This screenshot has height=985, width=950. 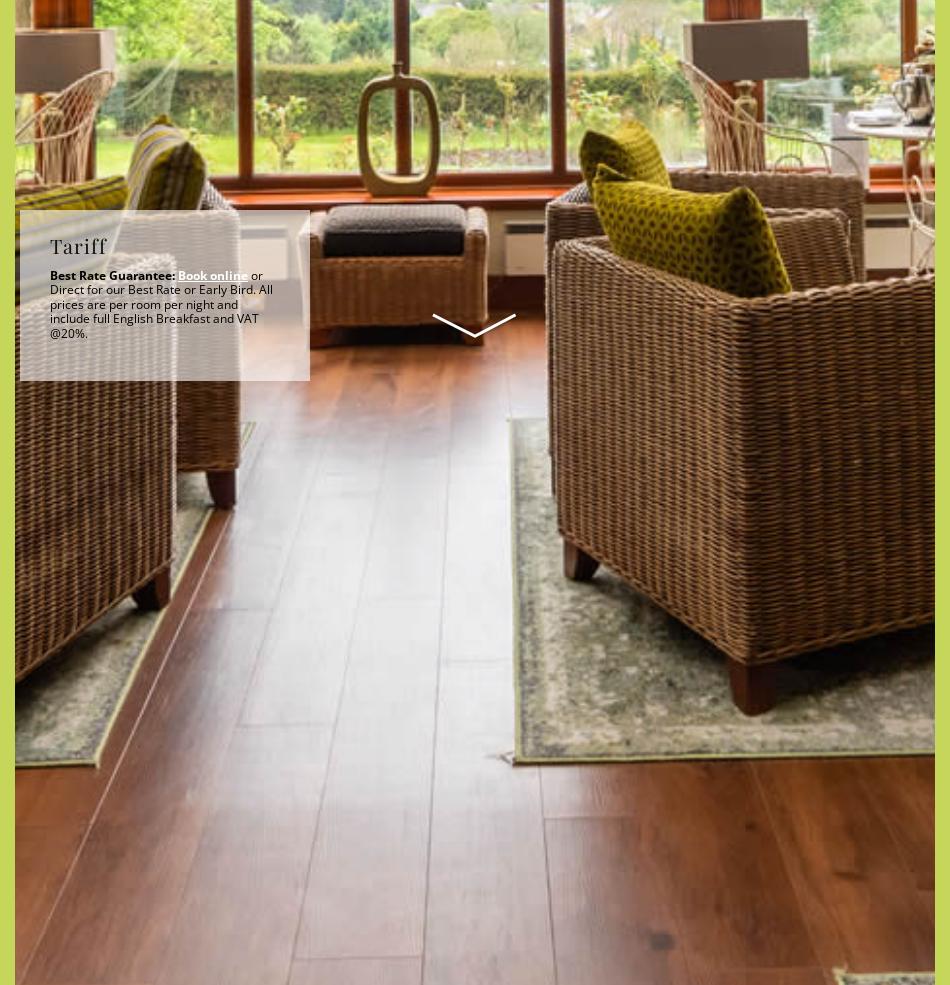 I want to click on 'Departure', so click(x=473, y=122).